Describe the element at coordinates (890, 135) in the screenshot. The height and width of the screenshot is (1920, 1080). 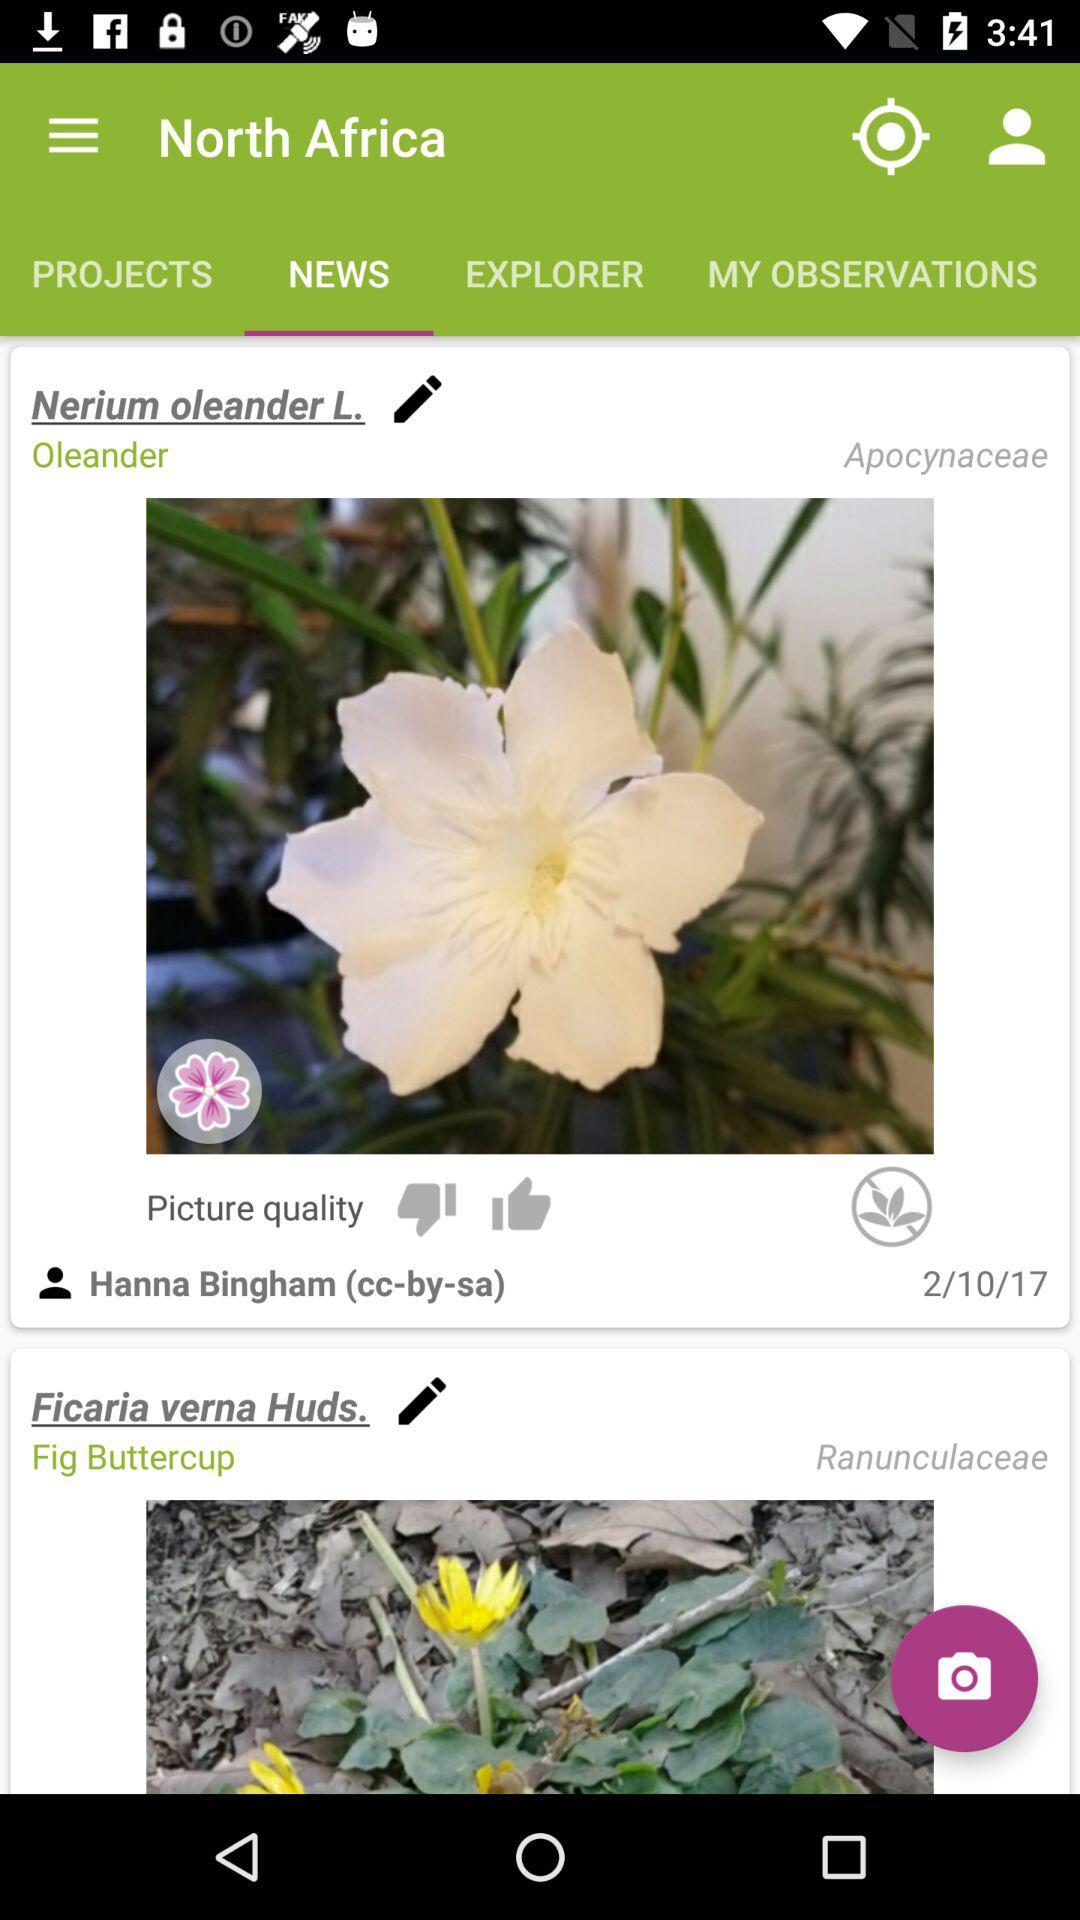
I see `the item to the right of north africa` at that location.